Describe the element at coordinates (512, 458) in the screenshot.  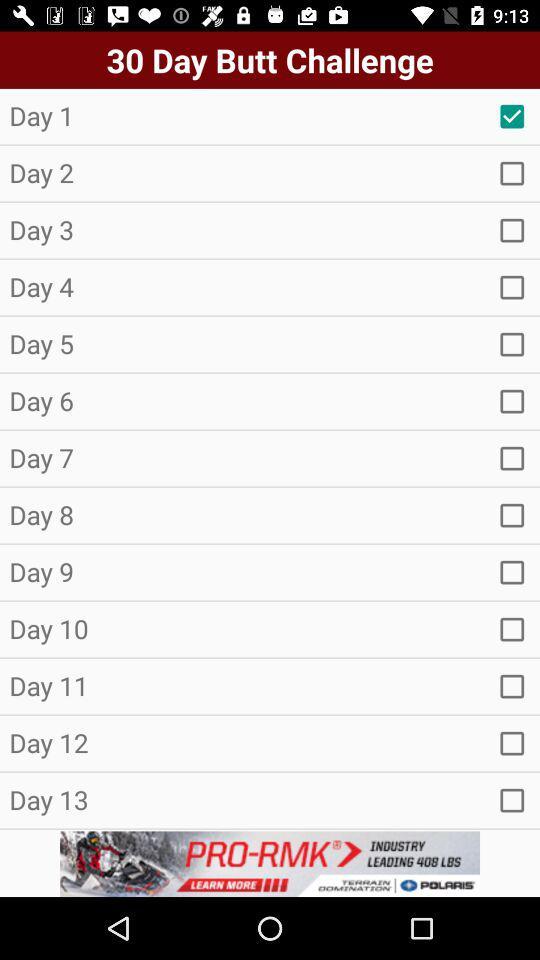
I see `empty box option` at that location.